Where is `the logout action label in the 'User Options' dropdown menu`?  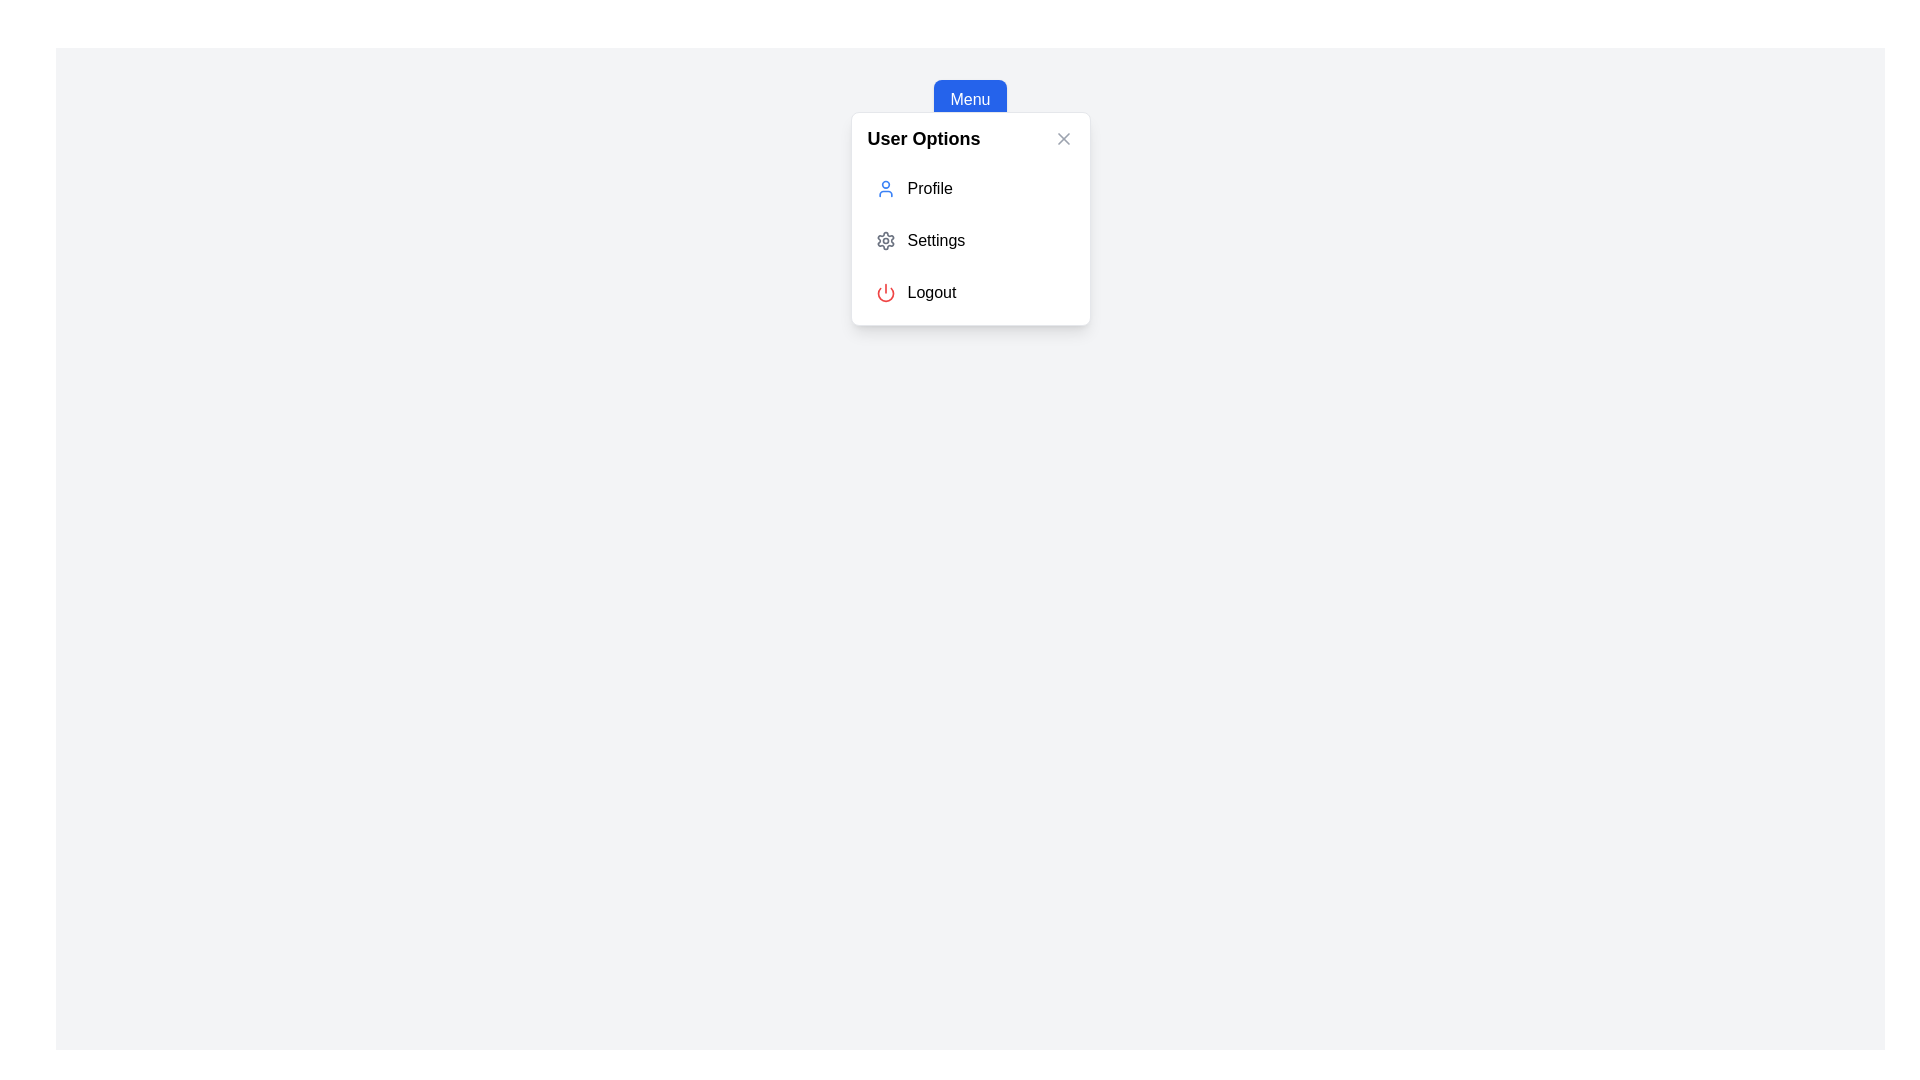 the logout action label in the 'User Options' dropdown menu is located at coordinates (930, 293).